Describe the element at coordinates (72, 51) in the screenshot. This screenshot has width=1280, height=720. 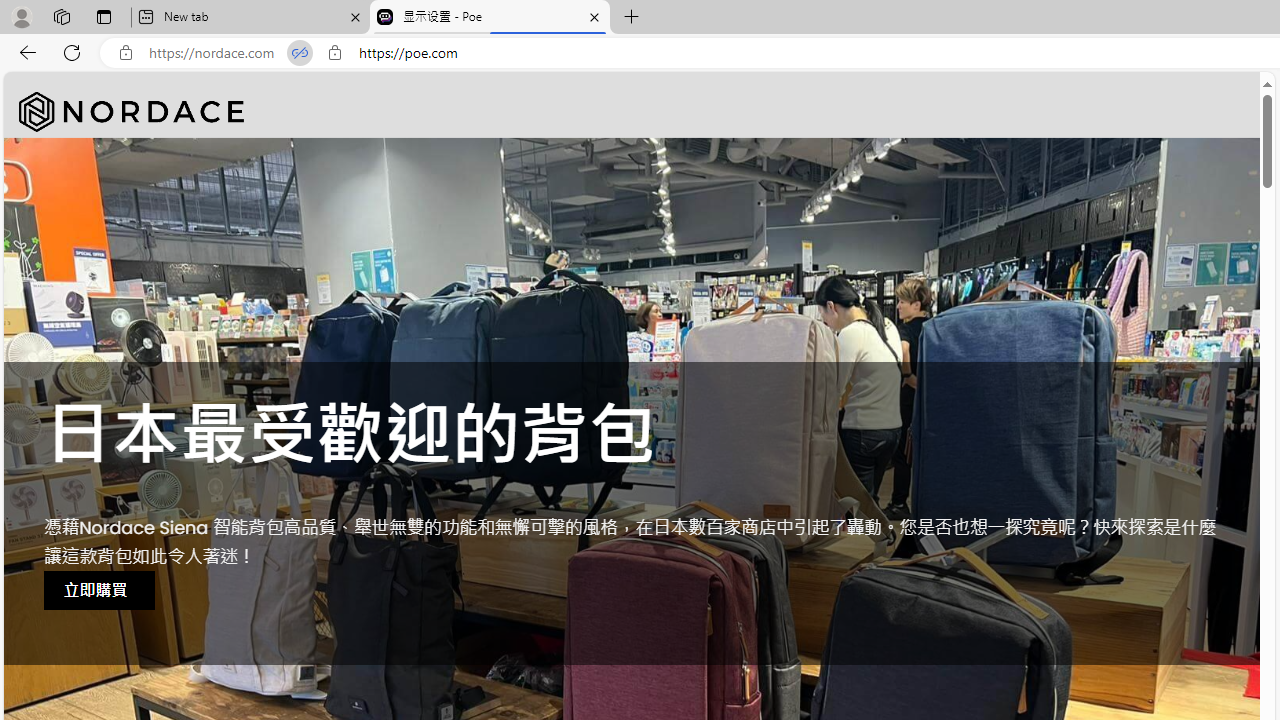
I see `'Refresh'` at that location.